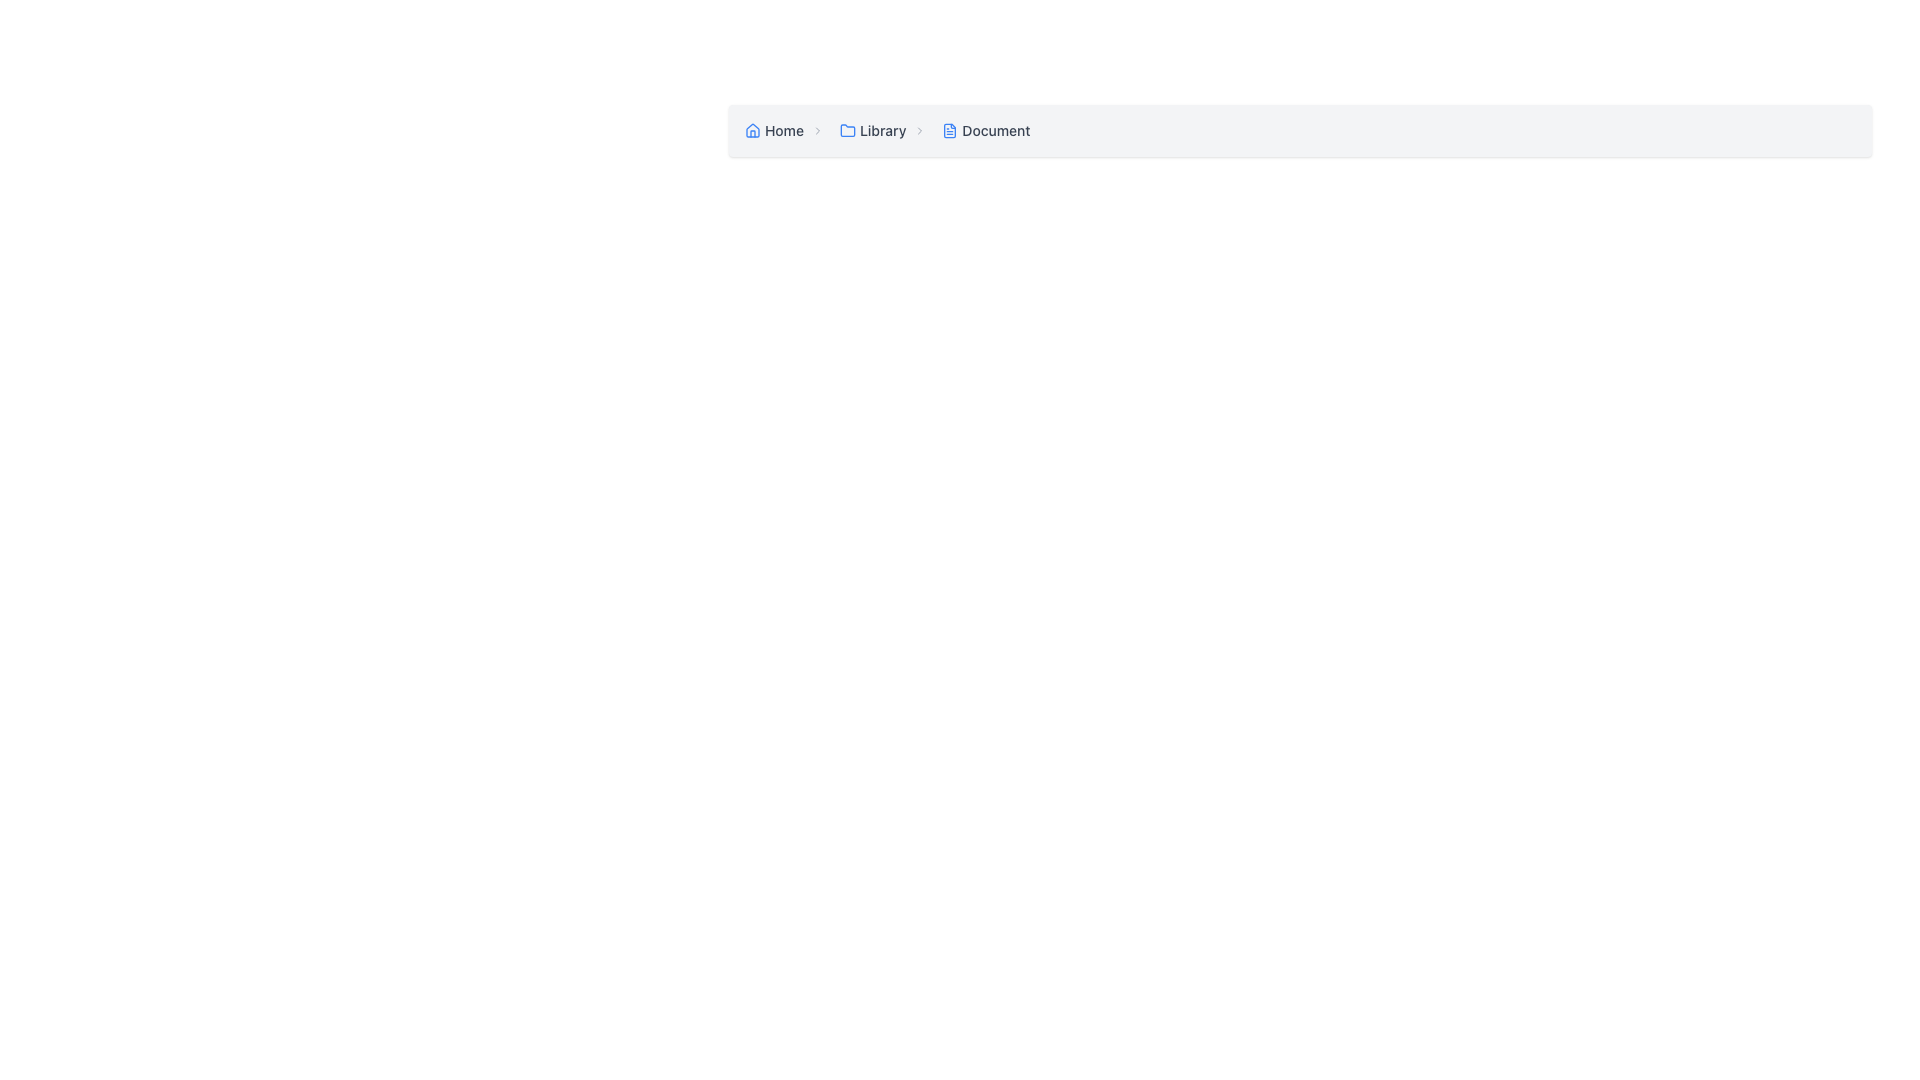 The image size is (1920, 1080). What do you see at coordinates (949, 131) in the screenshot?
I see `the main body of the file icon graphic representing the 'Document' item in the breadcrumb navigation section` at bounding box center [949, 131].